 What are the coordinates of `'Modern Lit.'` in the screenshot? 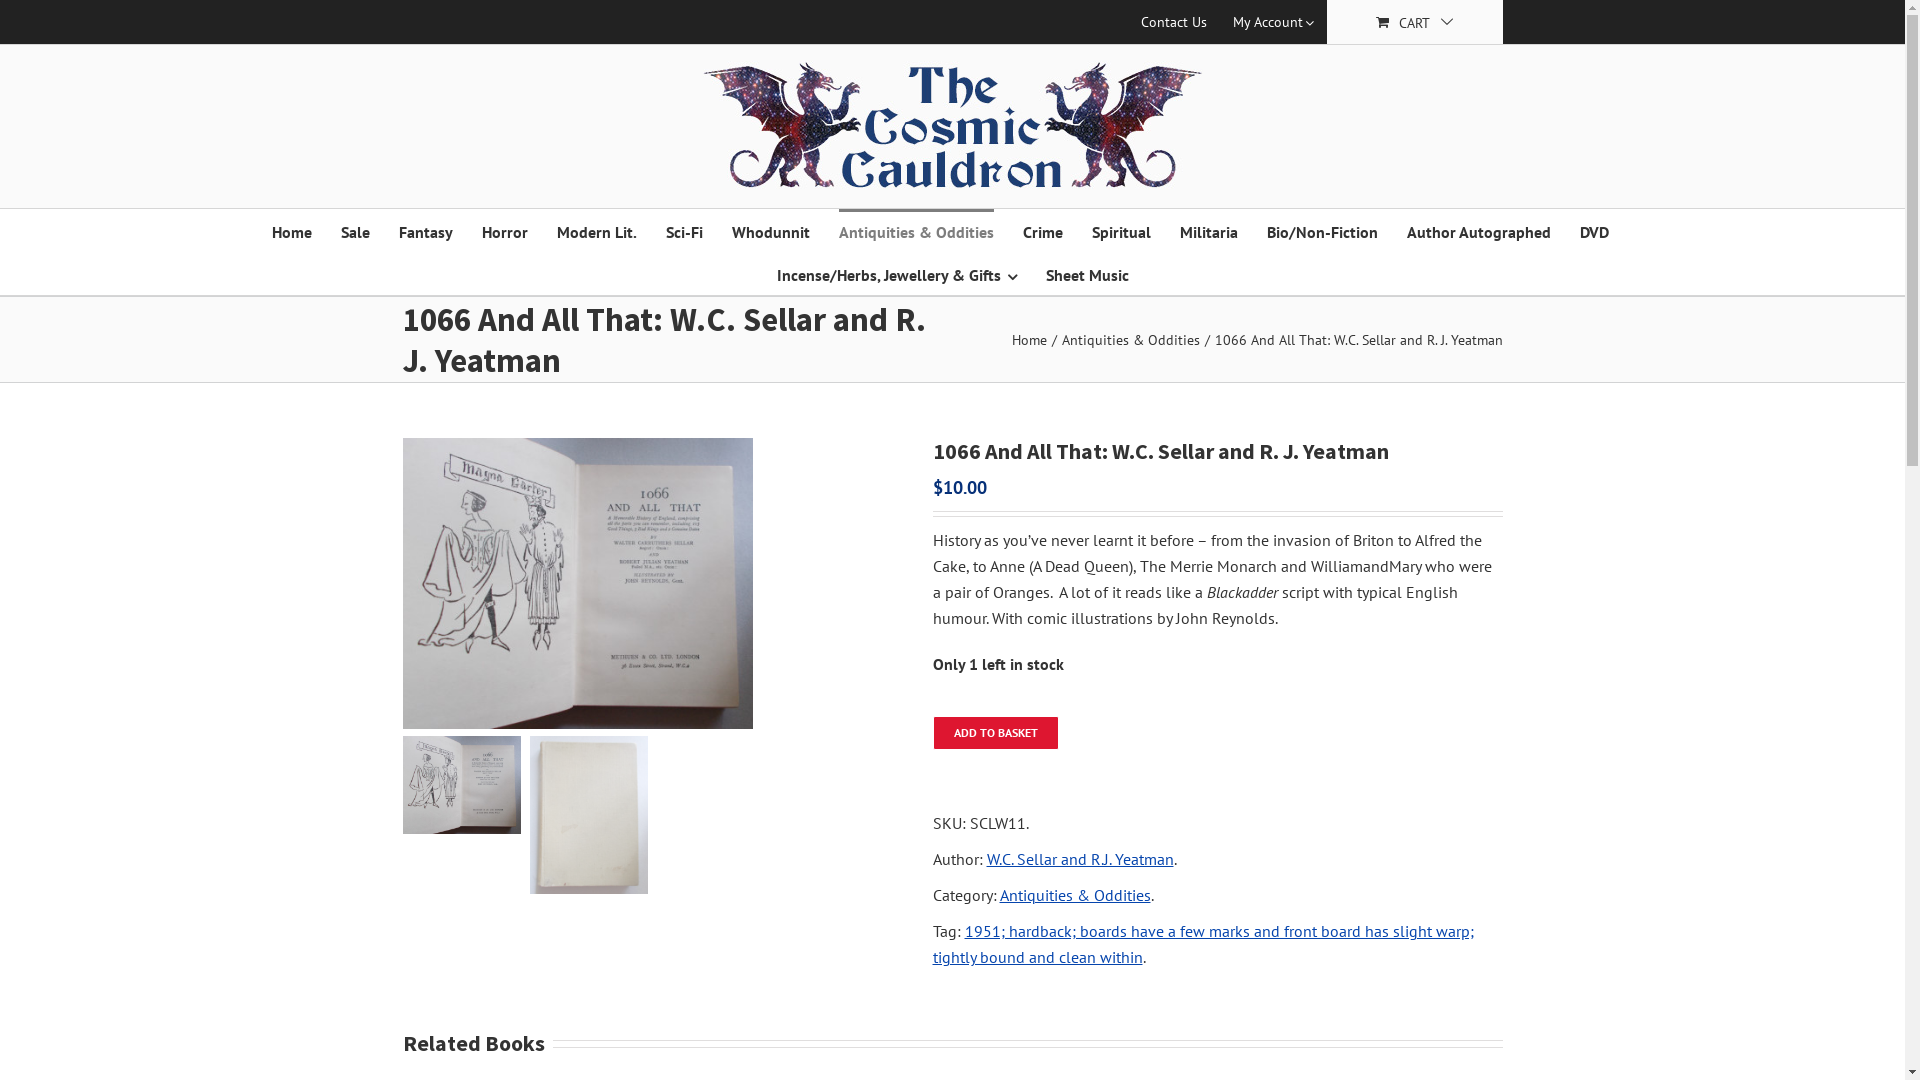 It's located at (594, 229).